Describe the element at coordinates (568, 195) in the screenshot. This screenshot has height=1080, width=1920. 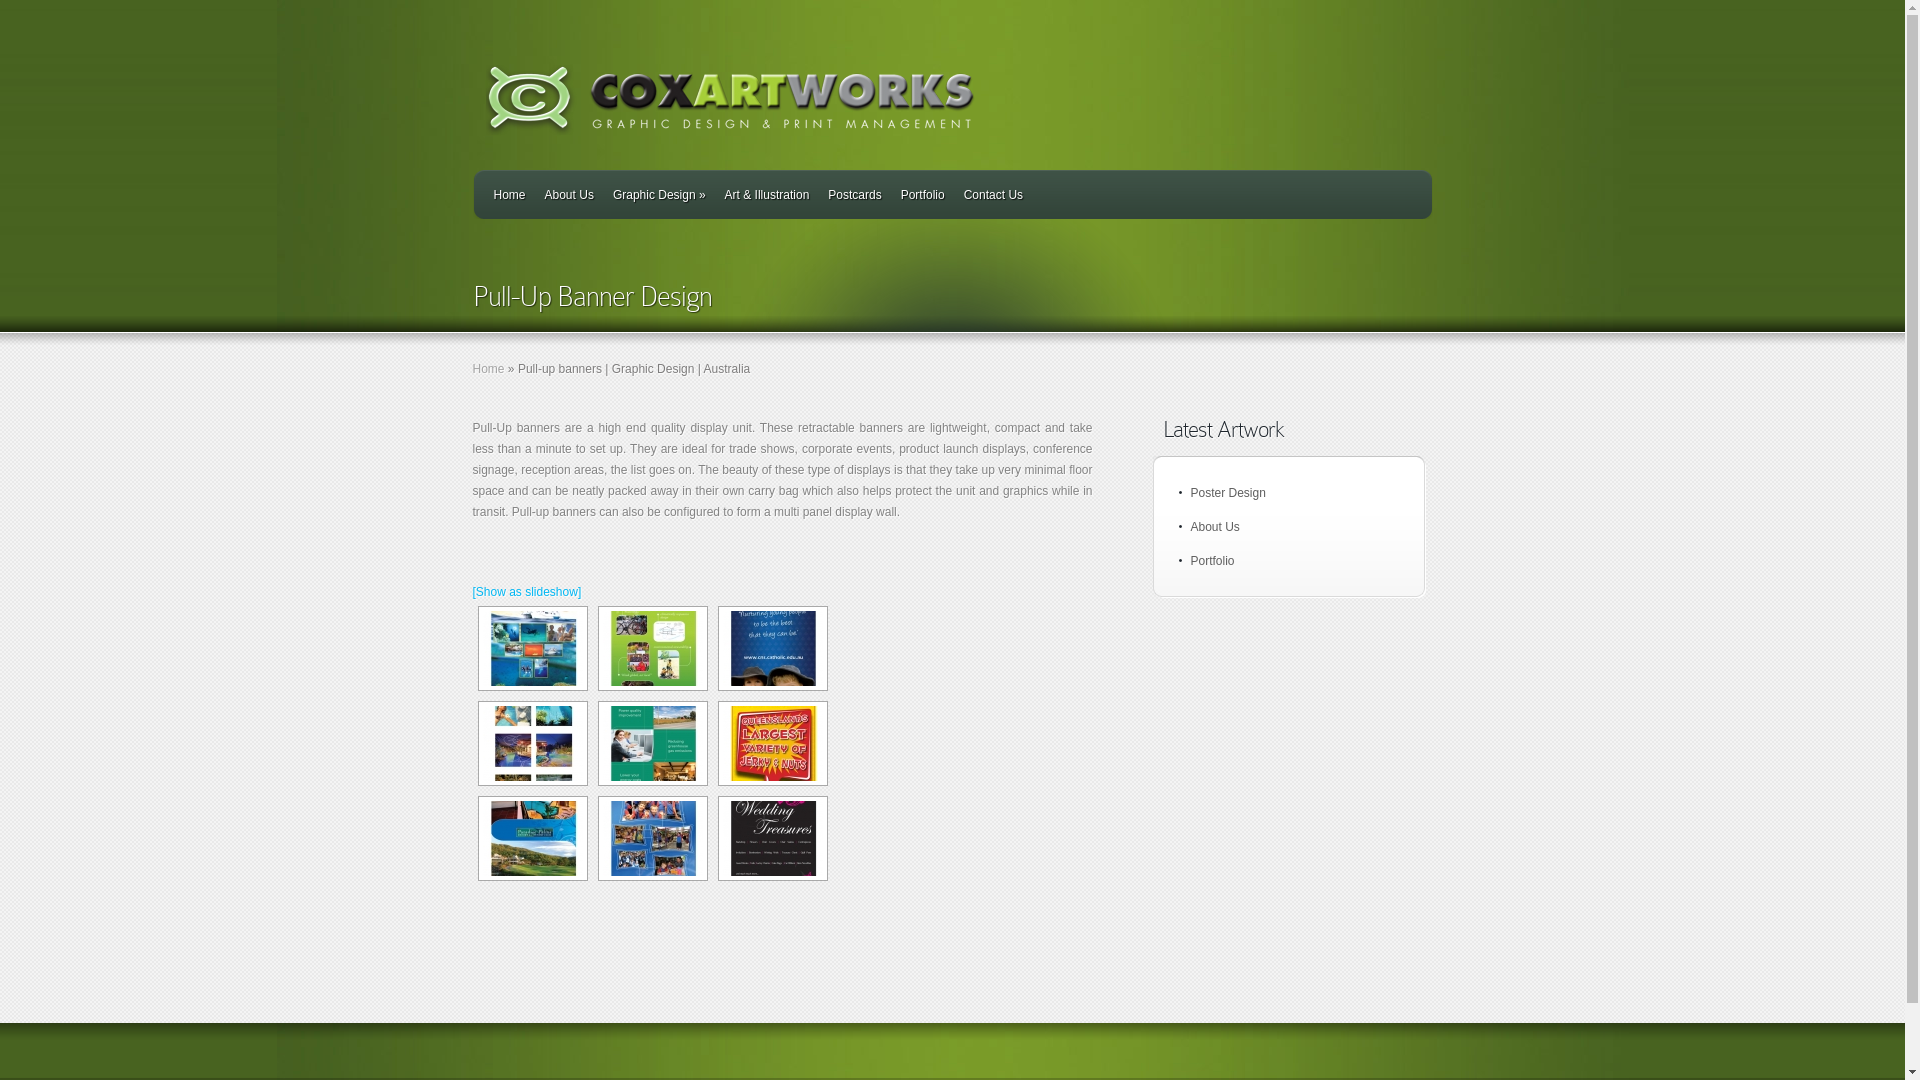
I see `'About Us'` at that location.